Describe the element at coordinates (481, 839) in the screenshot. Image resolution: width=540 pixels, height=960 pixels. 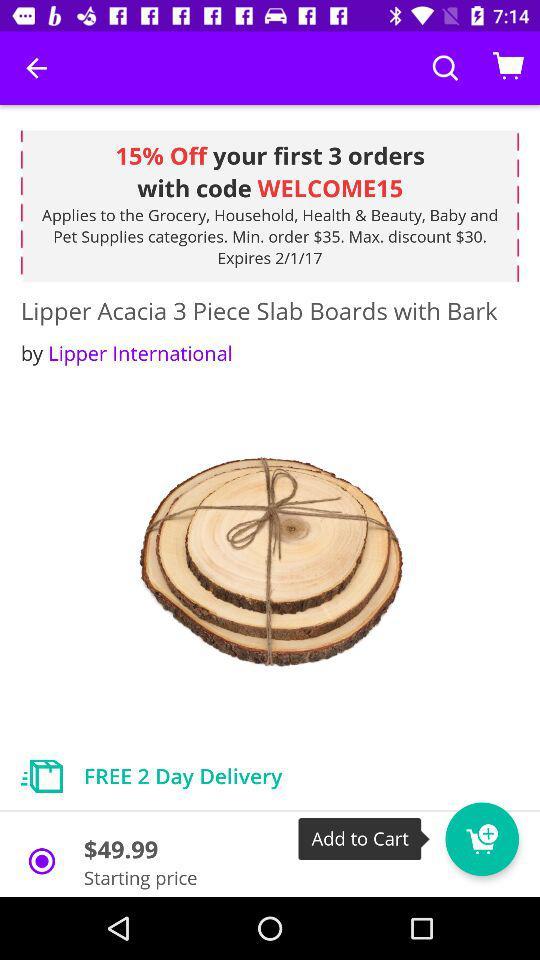
I see `to card` at that location.